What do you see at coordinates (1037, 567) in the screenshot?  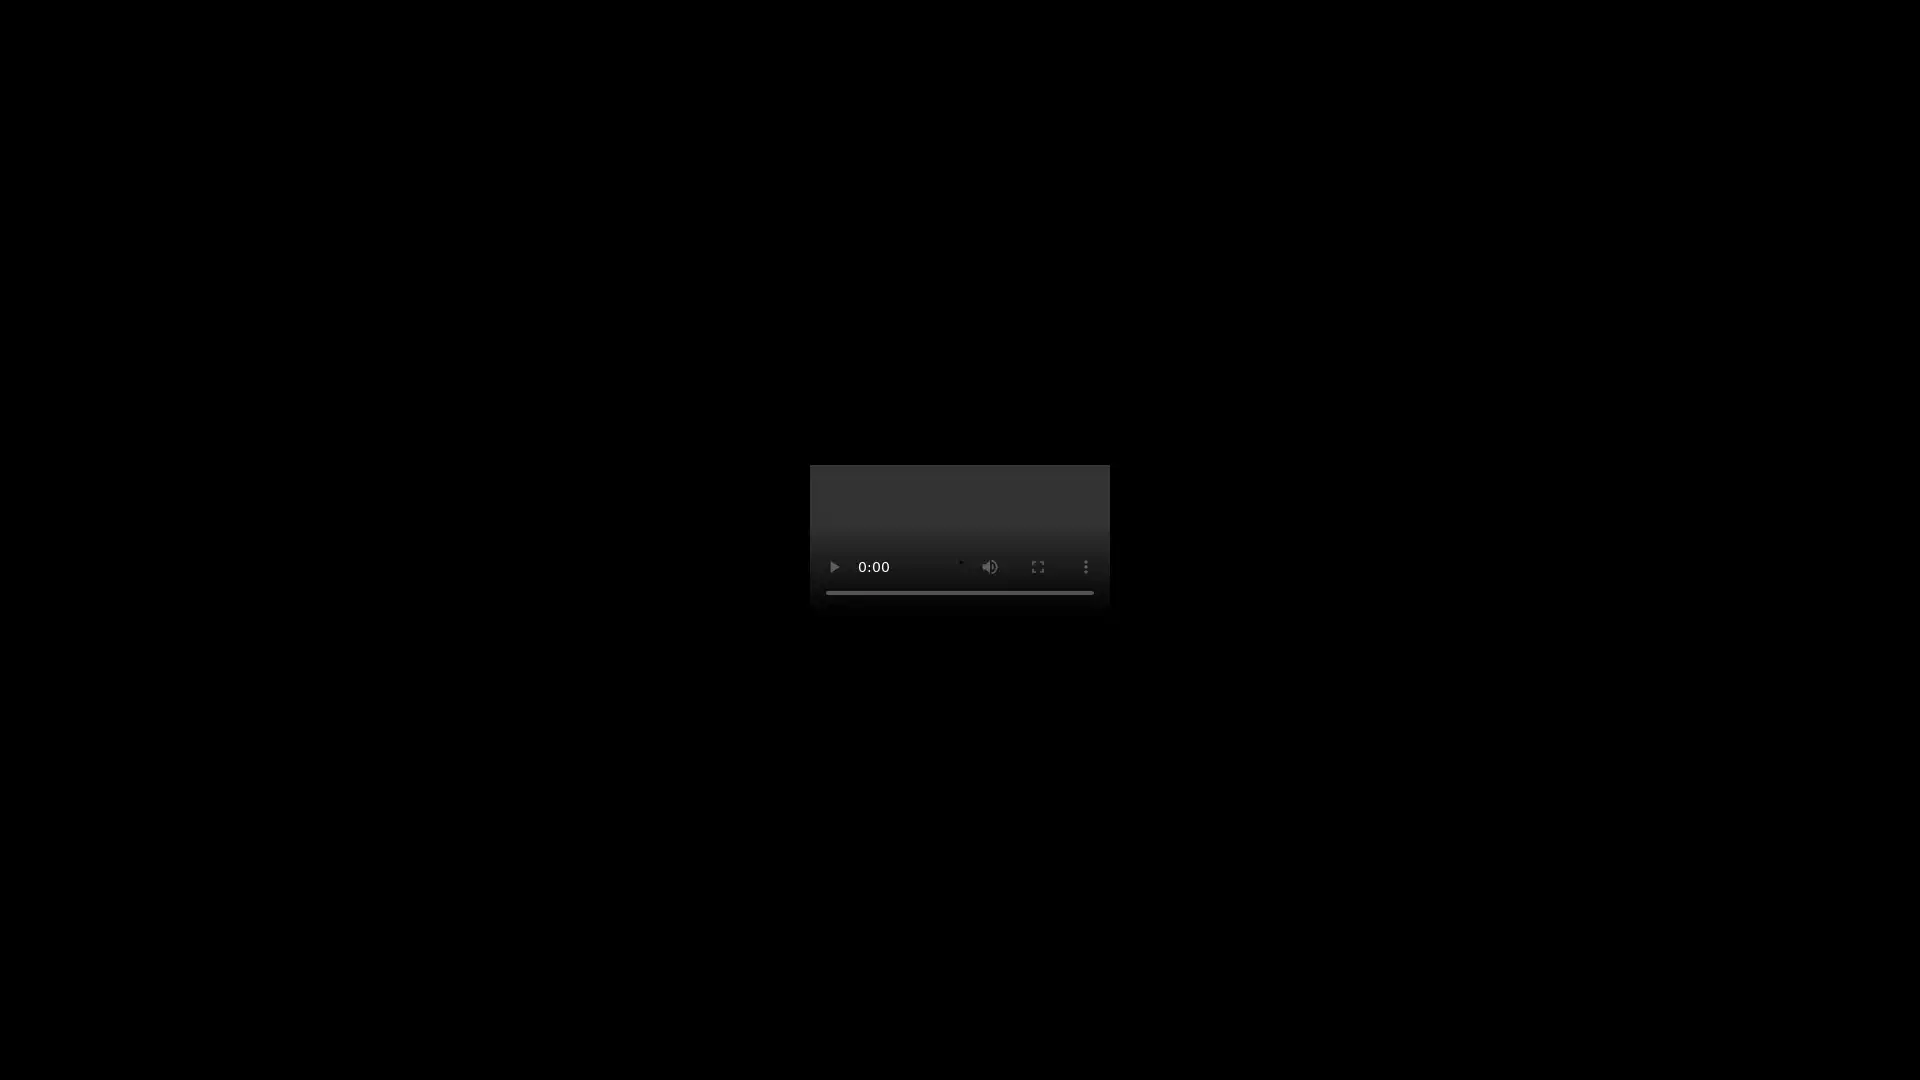 I see `enter full screen` at bounding box center [1037, 567].